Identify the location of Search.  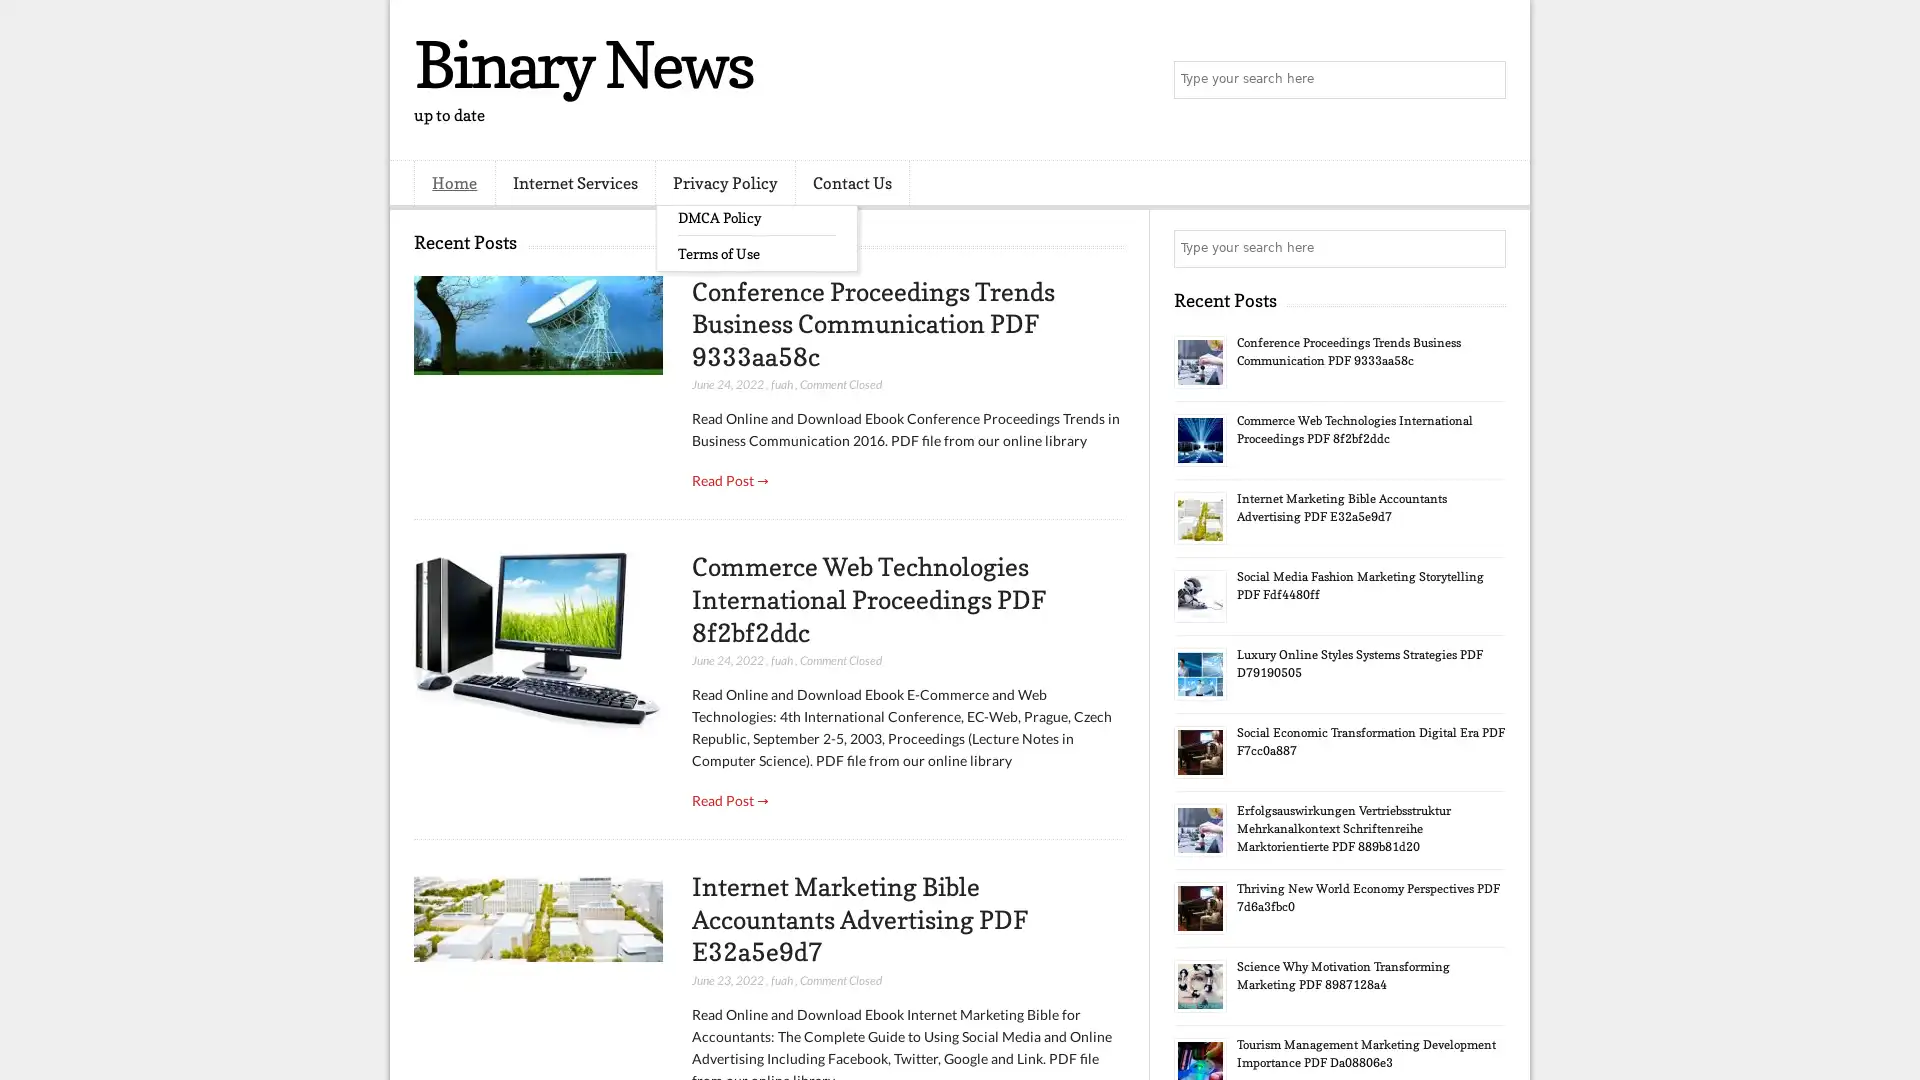
(1485, 80).